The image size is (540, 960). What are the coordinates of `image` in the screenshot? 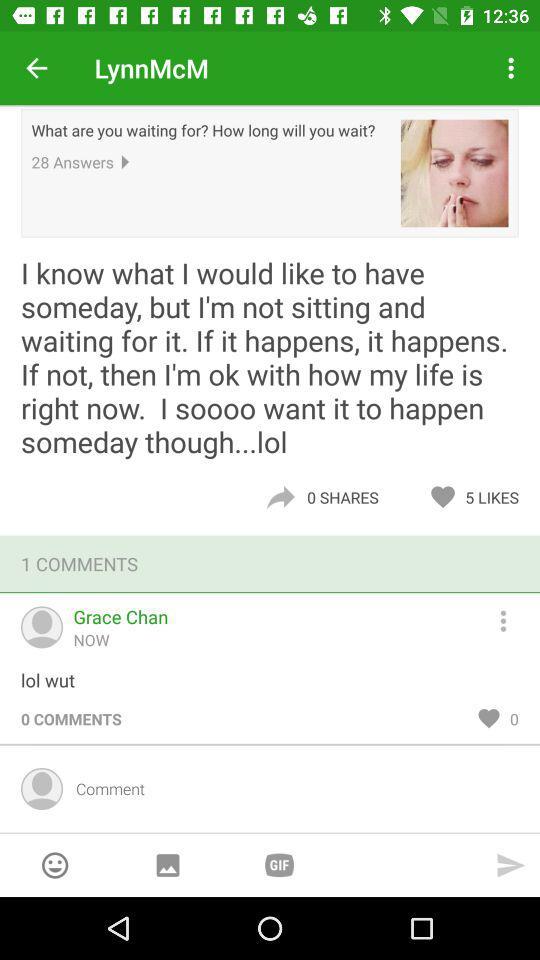 It's located at (166, 864).